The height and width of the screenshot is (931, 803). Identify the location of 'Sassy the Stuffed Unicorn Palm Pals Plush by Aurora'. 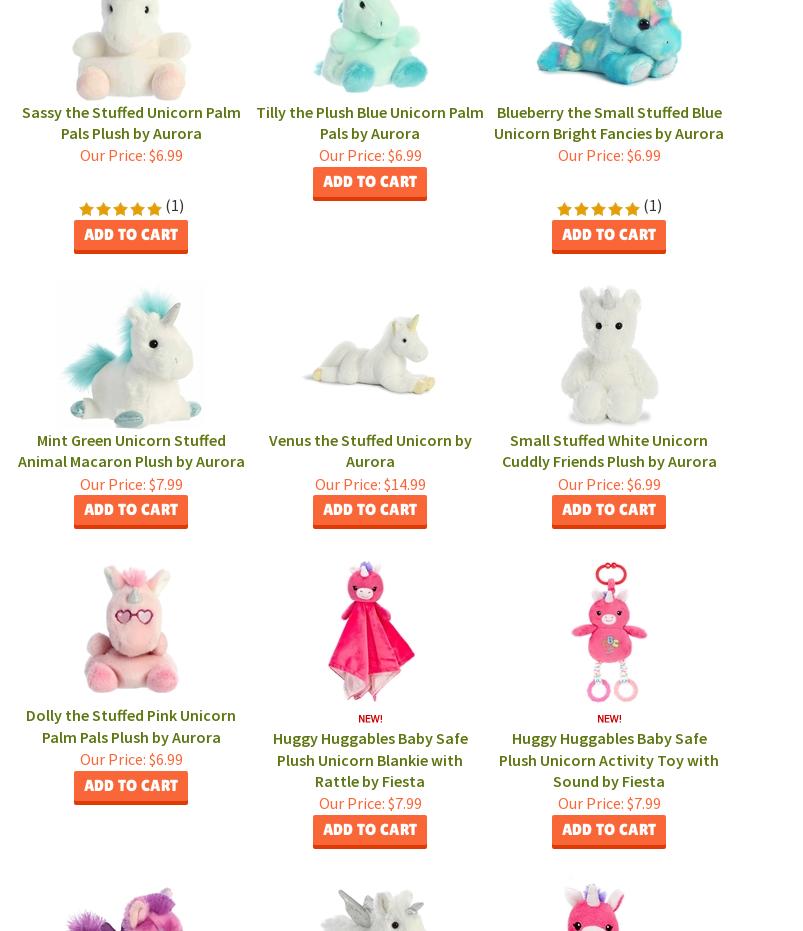
(130, 121).